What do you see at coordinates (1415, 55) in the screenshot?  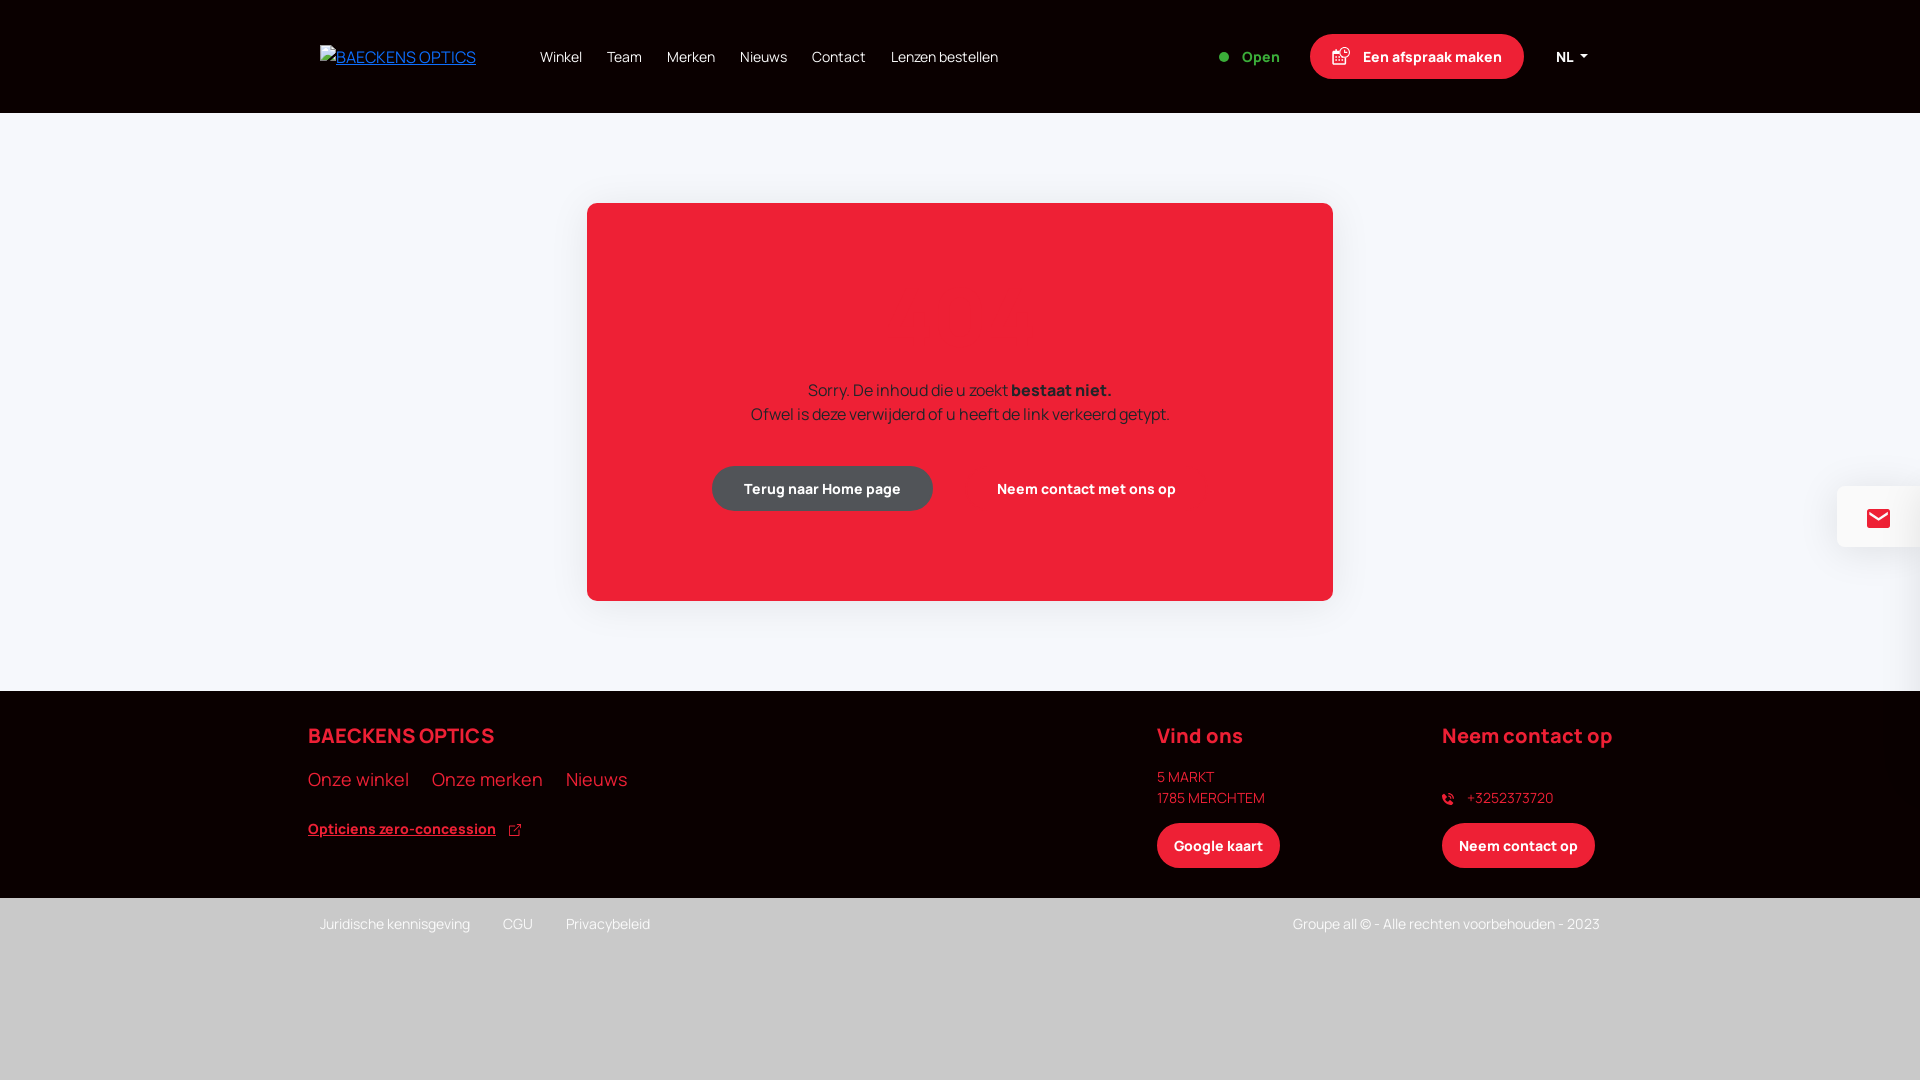 I see `'Een afspraak maken'` at bounding box center [1415, 55].